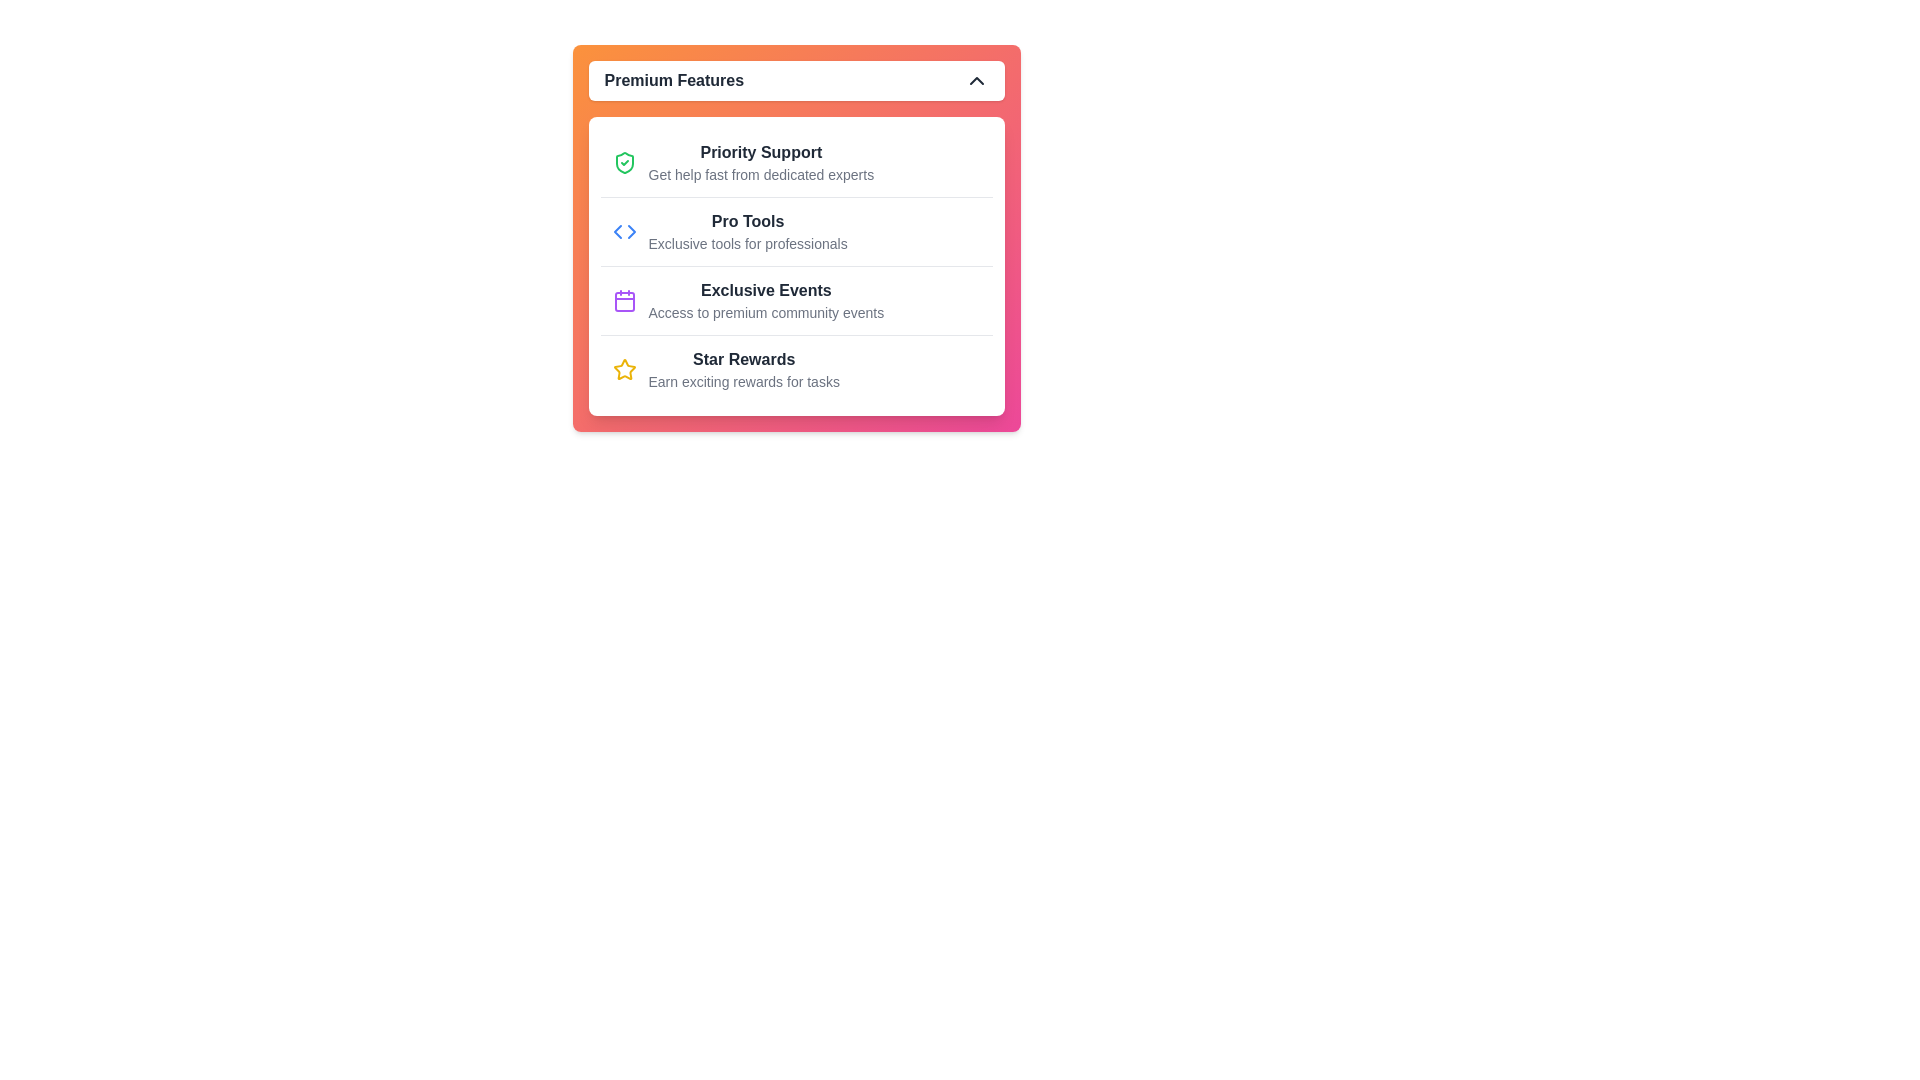  What do you see at coordinates (795, 300) in the screenshot?
I see `the third item in the 'Premium Features' list that provides details about exclusive events accessible to the user` at bounding box center [795, 300].